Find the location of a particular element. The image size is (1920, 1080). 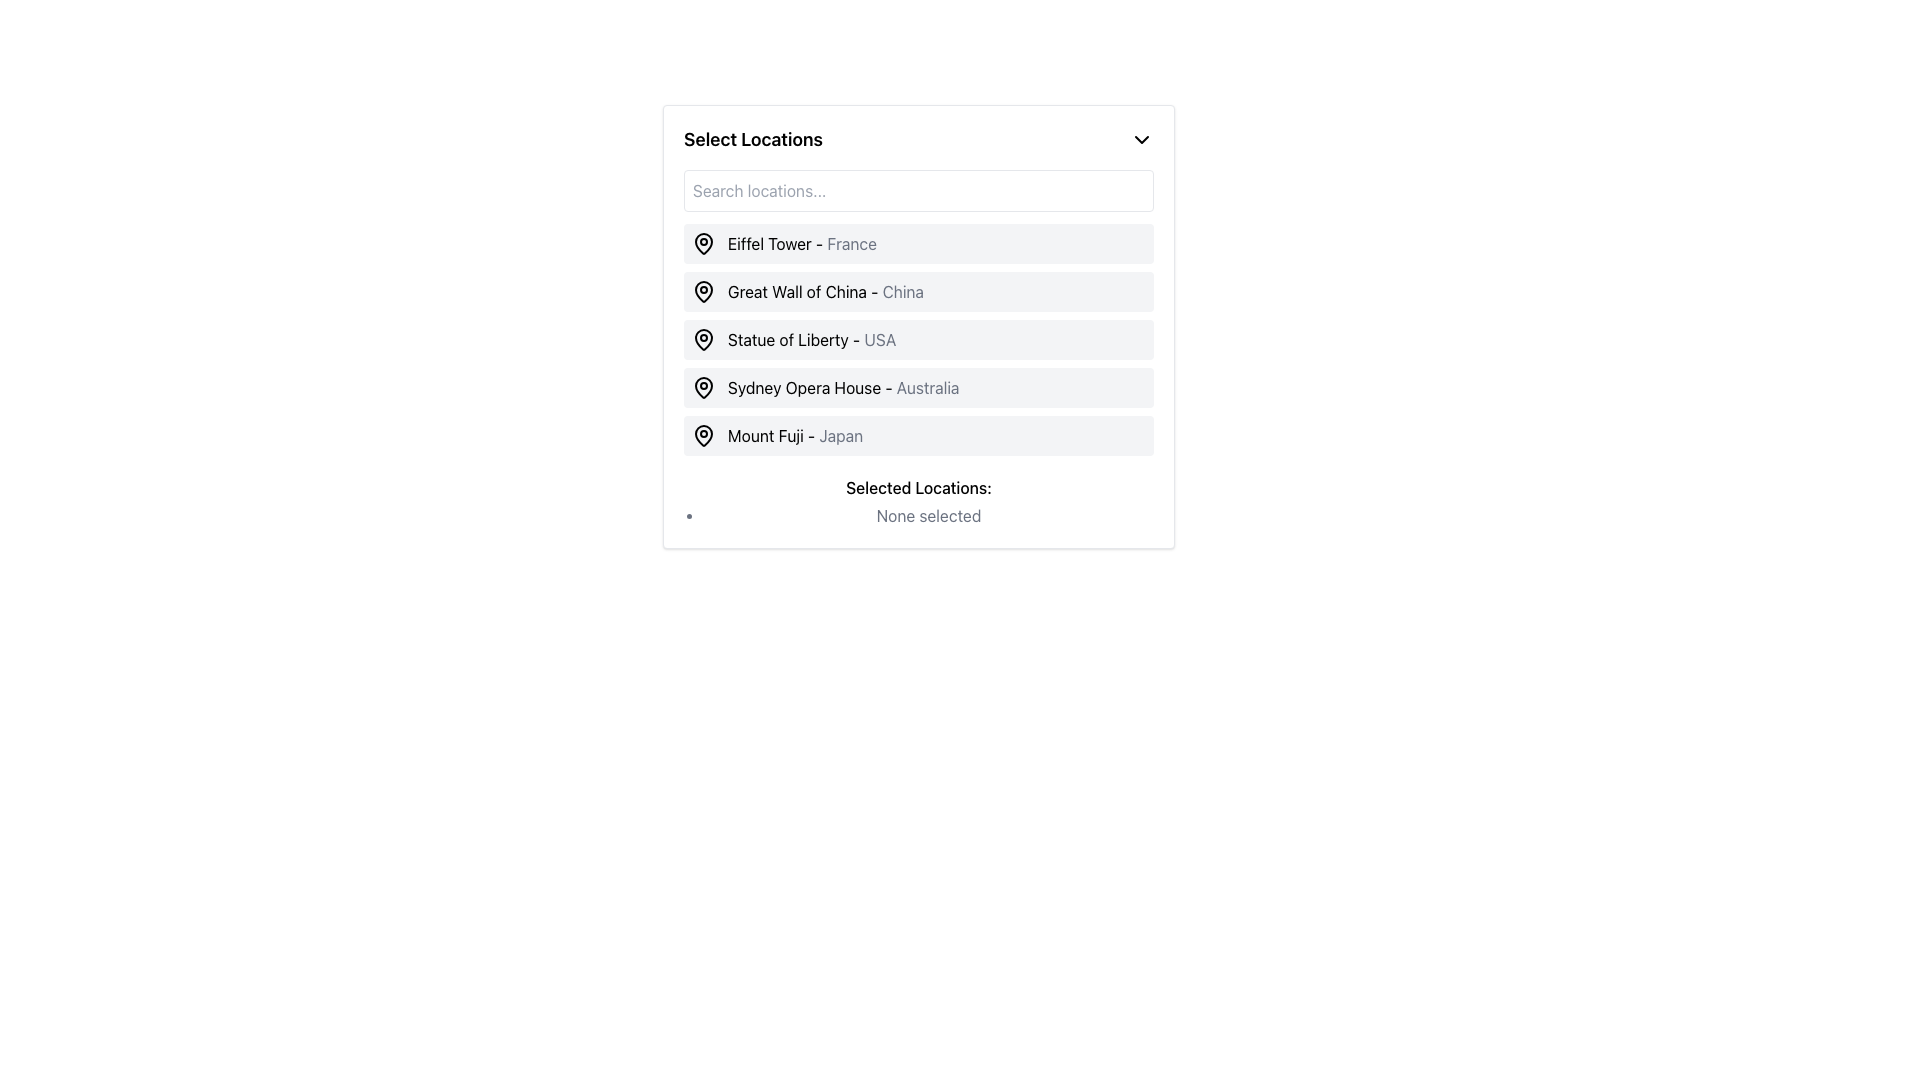

the selectable option for the Great Wall of China in the 'Select Locations' dropdown menu is located at coordinates (807, 292).